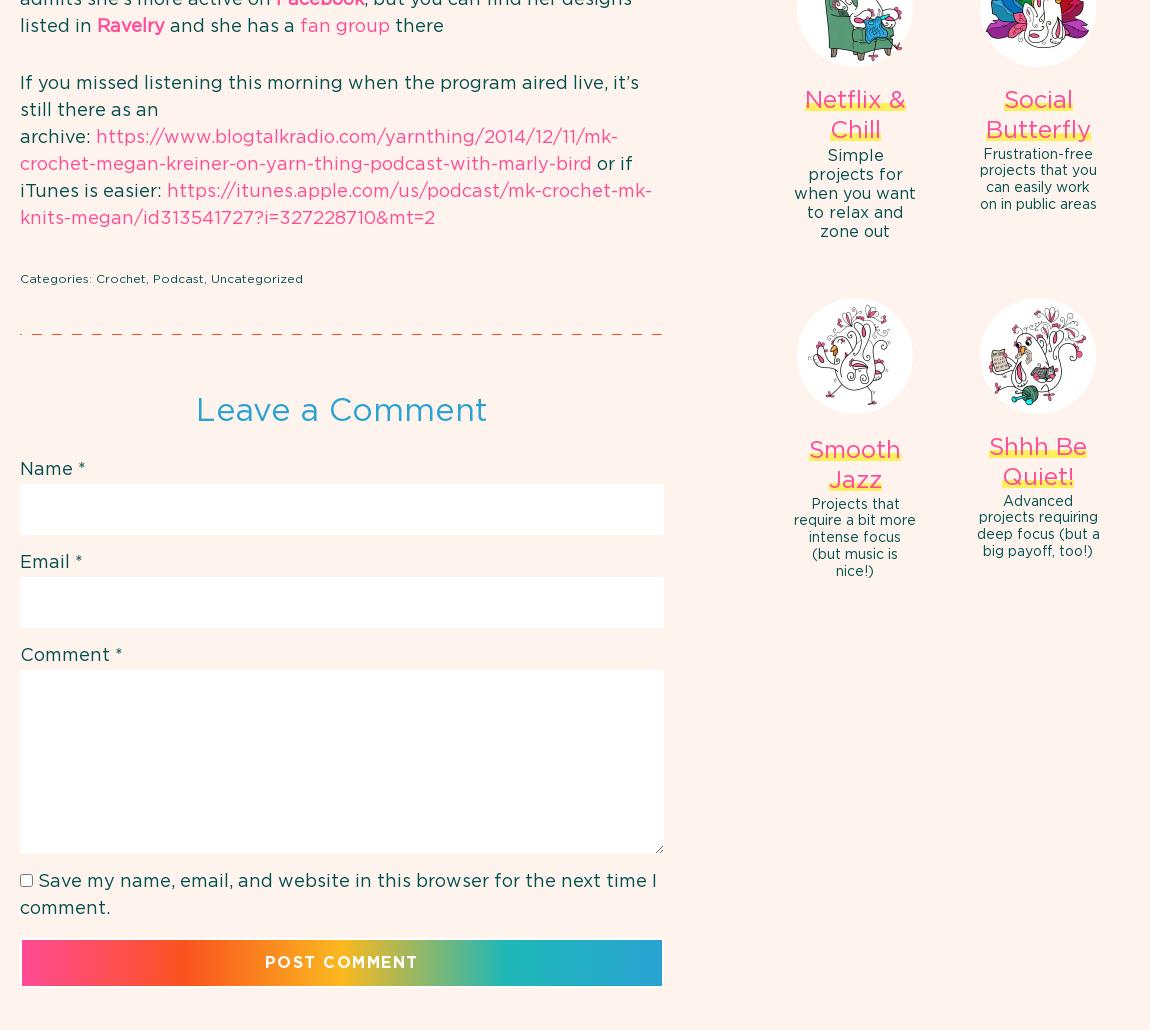  I want to click on 'Crochet', so click(95, 276).